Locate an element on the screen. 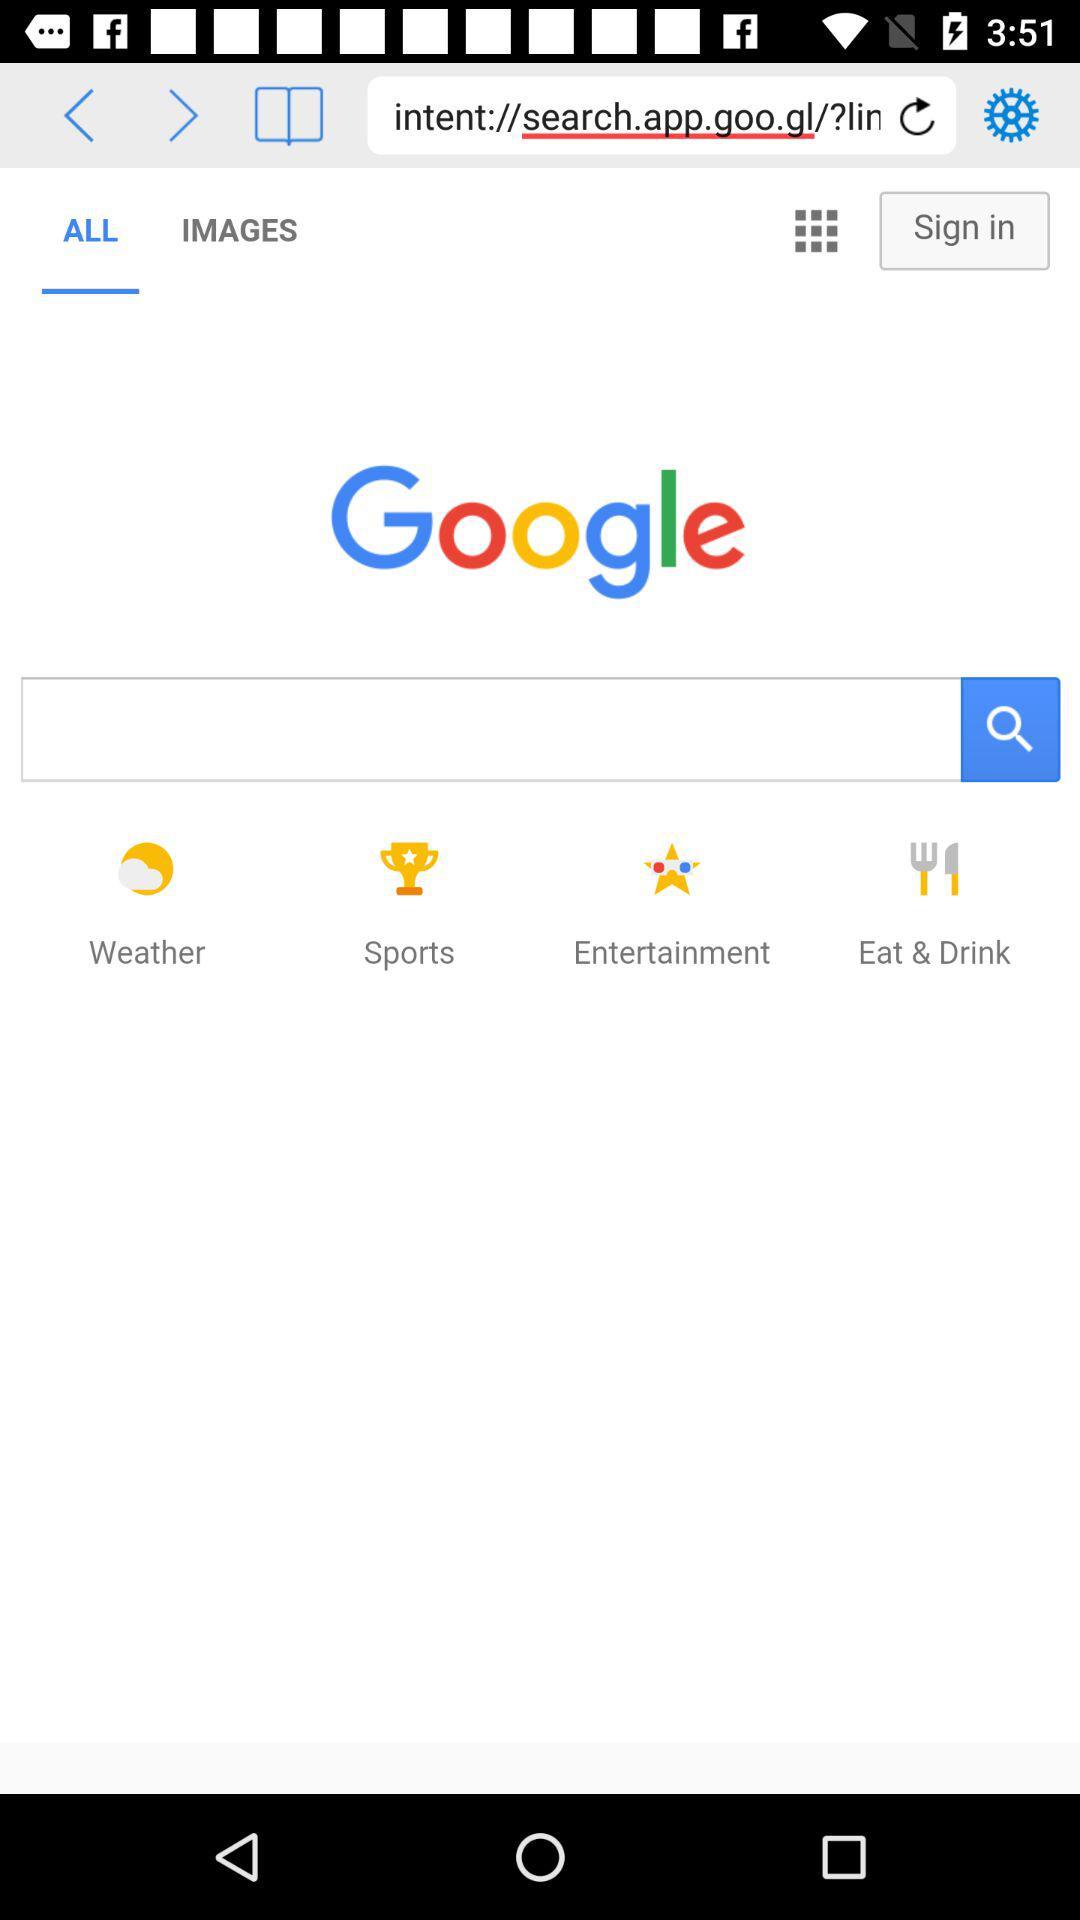  go back is located at coordinates (77, 114).